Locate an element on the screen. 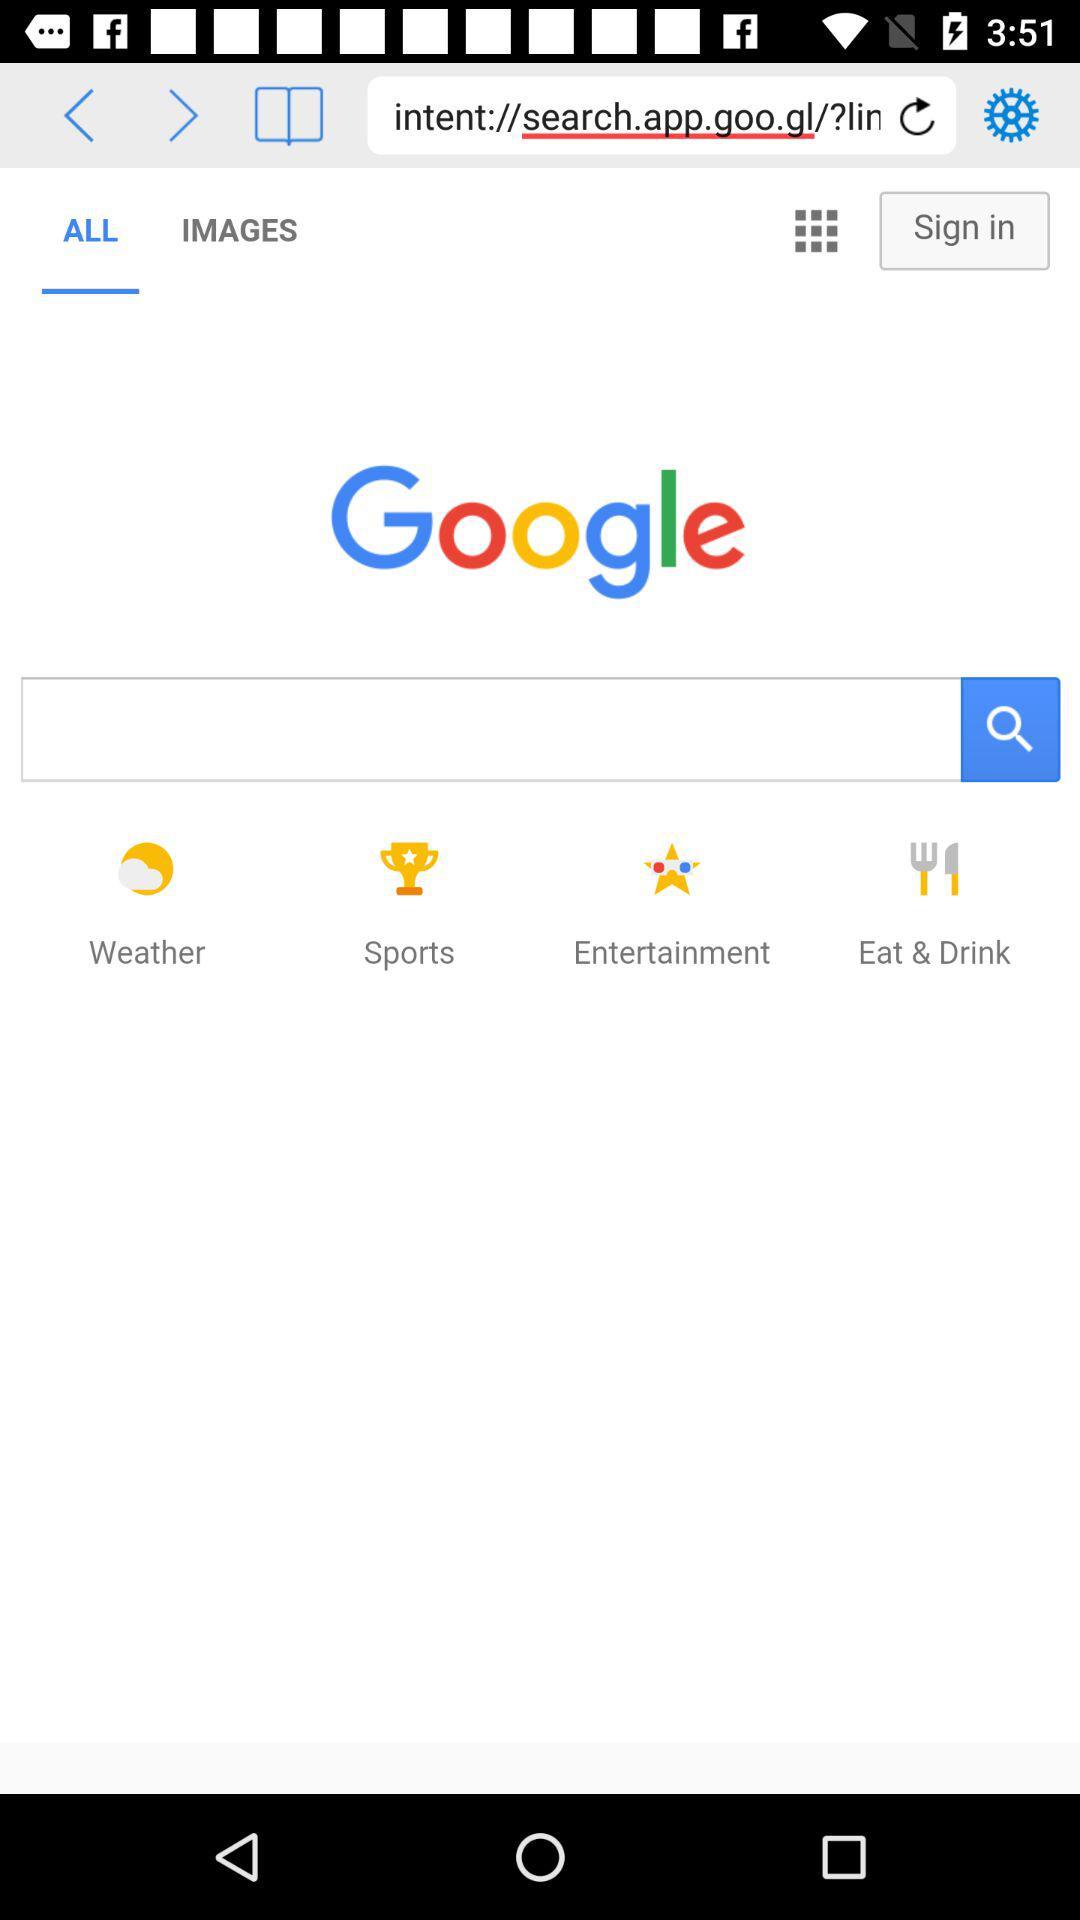  go back is located at coordinates (77, 114).